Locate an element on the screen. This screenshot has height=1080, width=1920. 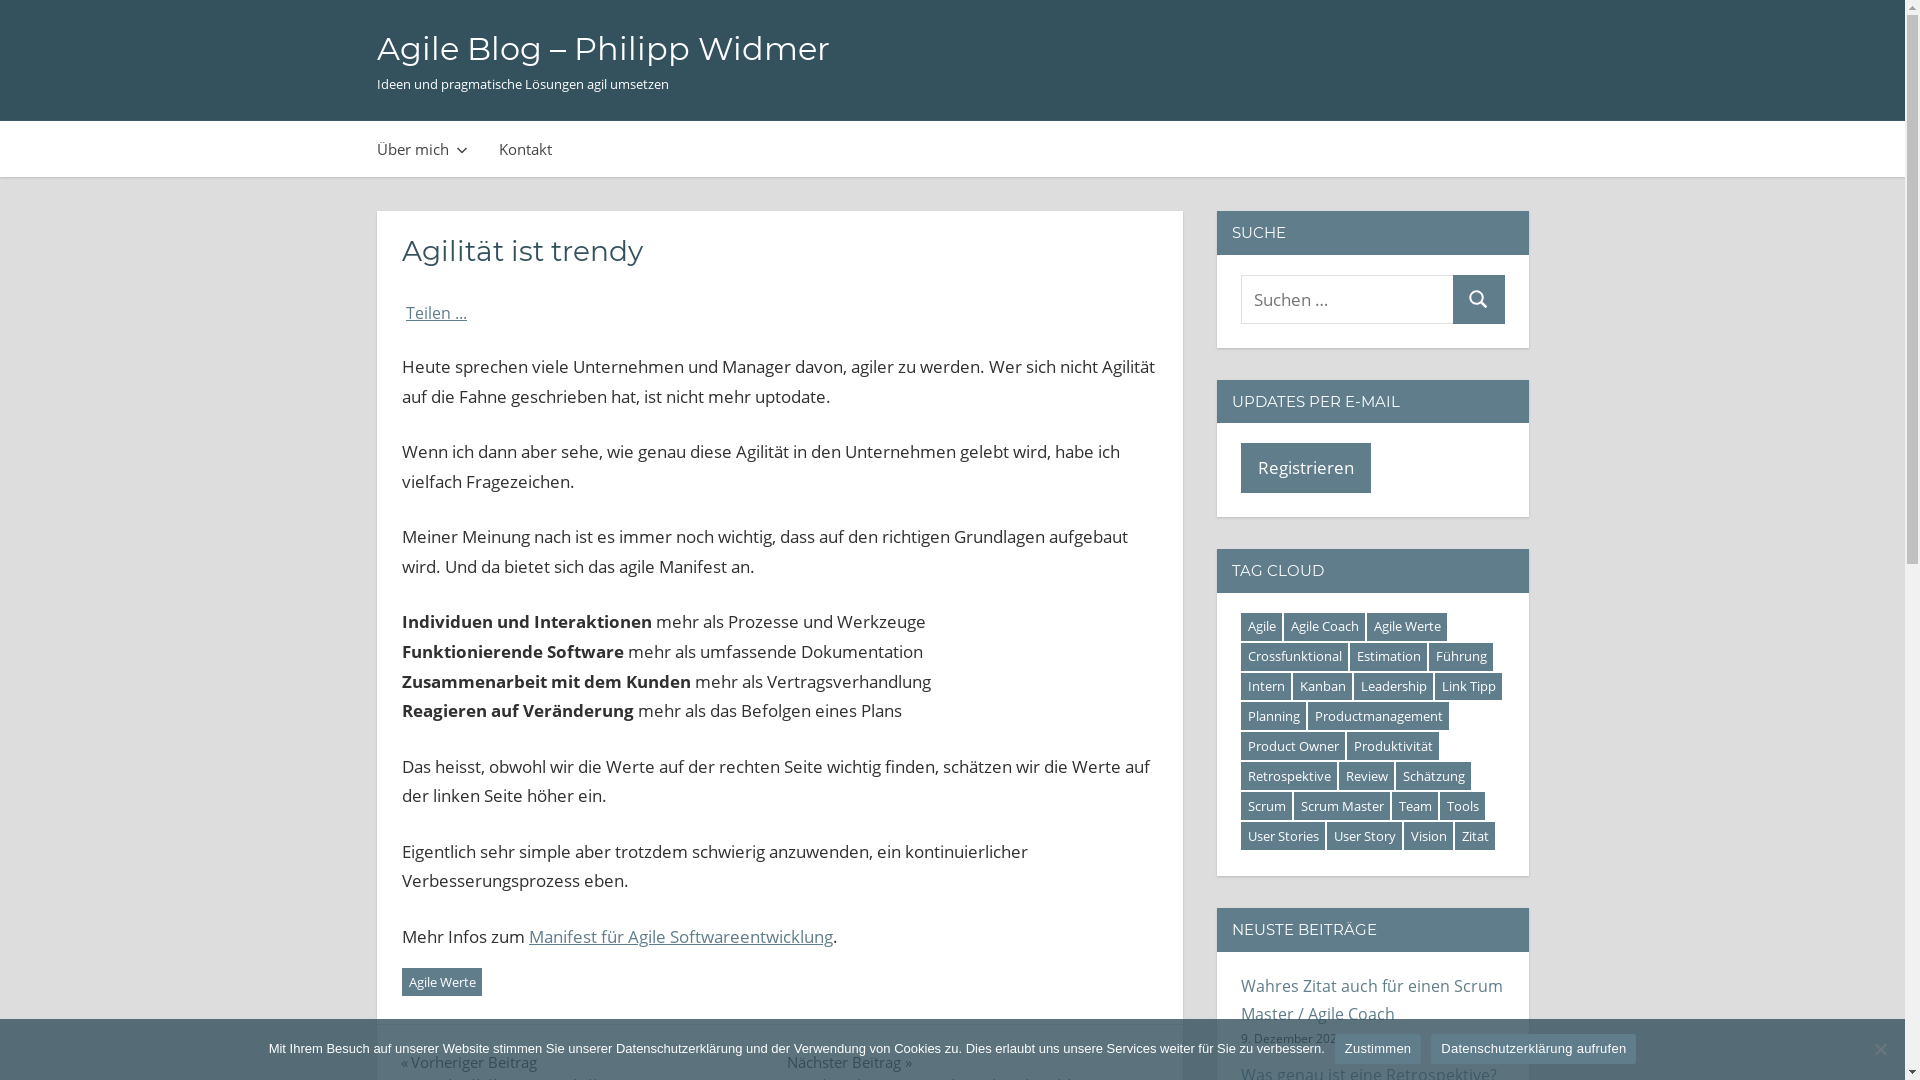
'Leadership' is located at coordinates (1392, 685).